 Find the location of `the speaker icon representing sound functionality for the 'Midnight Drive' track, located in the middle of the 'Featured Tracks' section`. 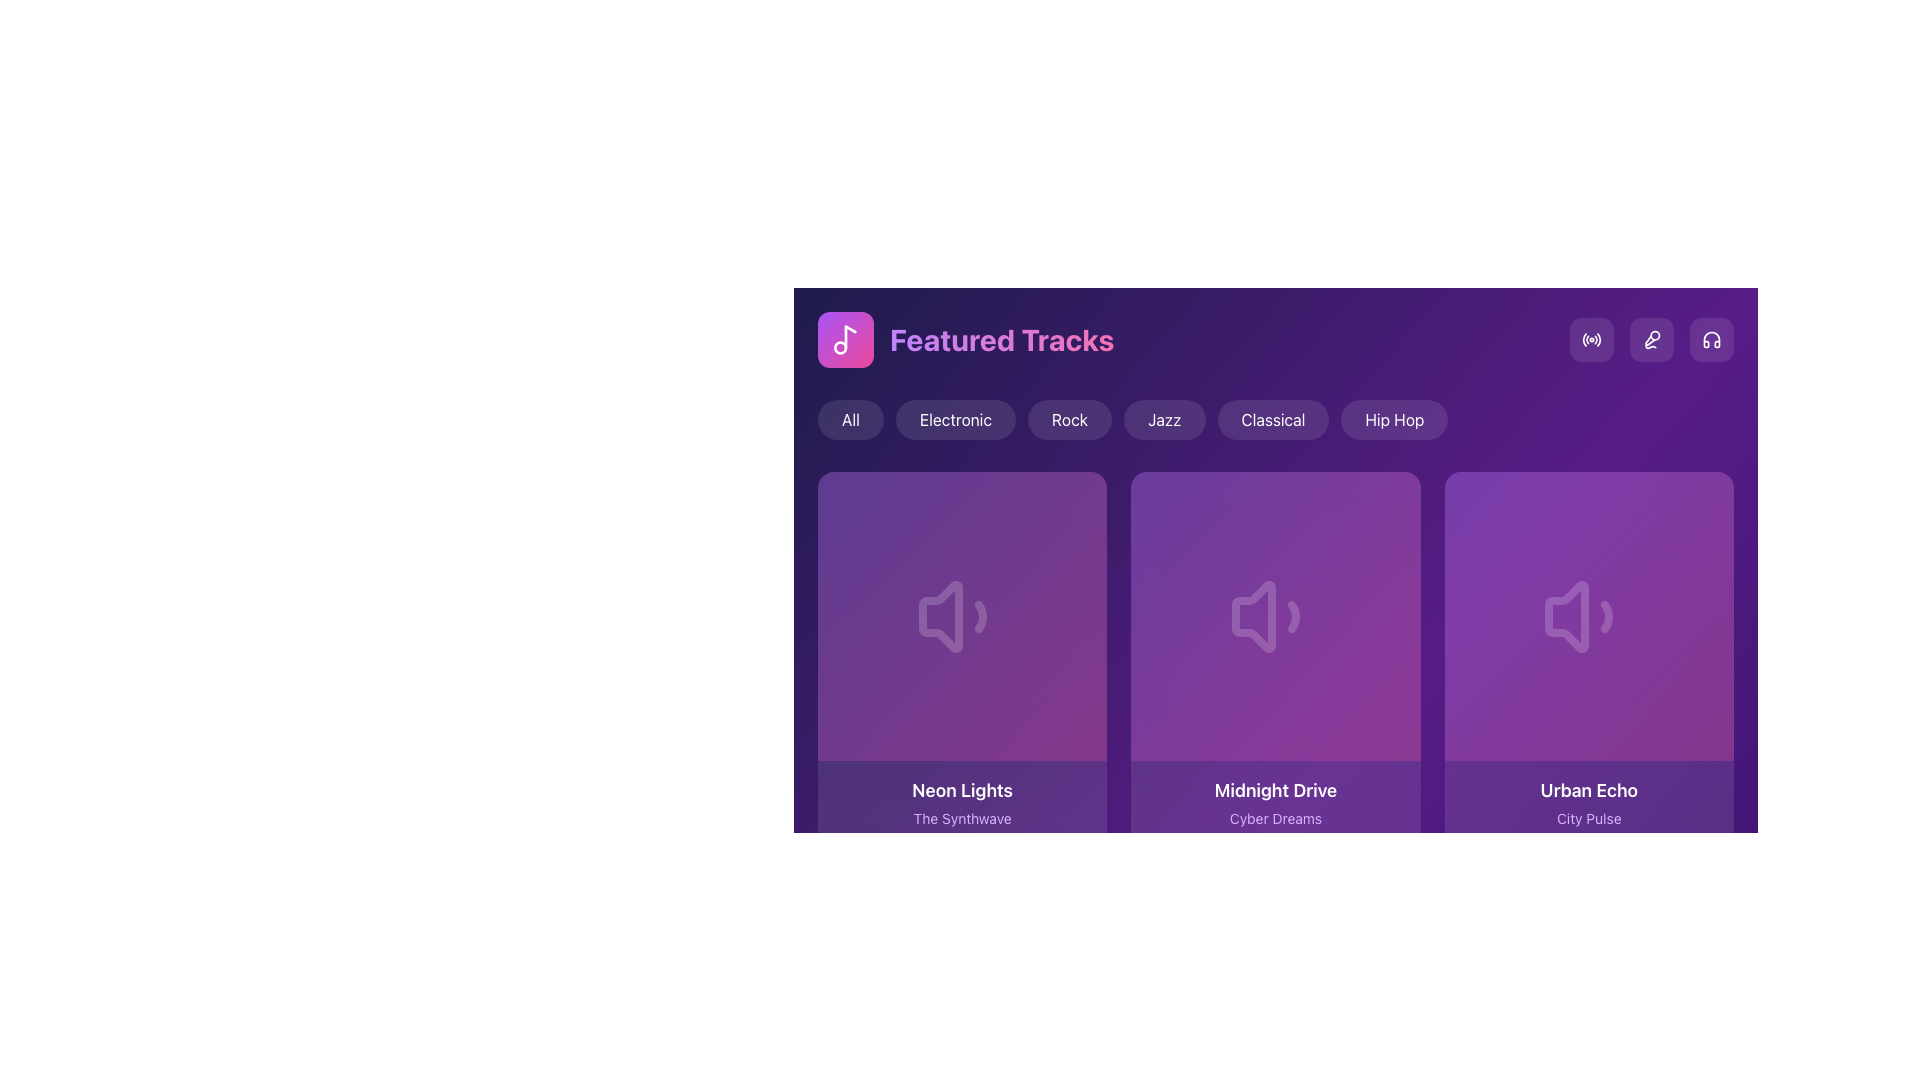

the speaker icon representing sound functionality for the 'Midnight Drive' track, located in the middle of the 'Featured Tracks' section is located at coordinates (1275, 615).